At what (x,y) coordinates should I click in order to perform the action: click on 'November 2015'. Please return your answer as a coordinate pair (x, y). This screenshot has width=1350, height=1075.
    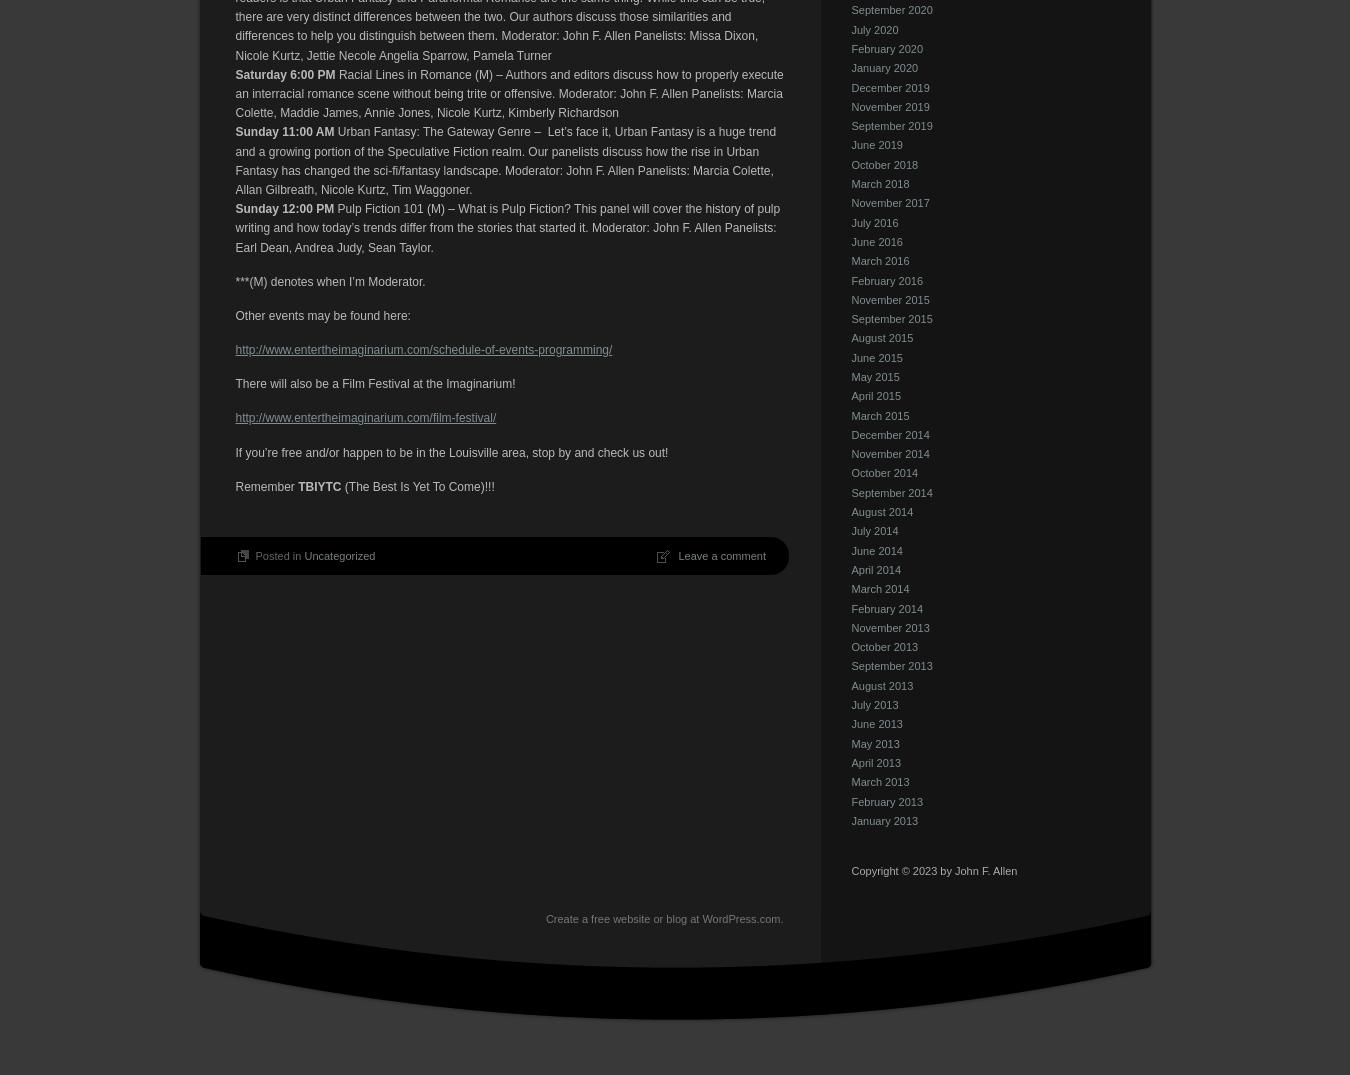
    Looking at the image, I should click on (890, 297).